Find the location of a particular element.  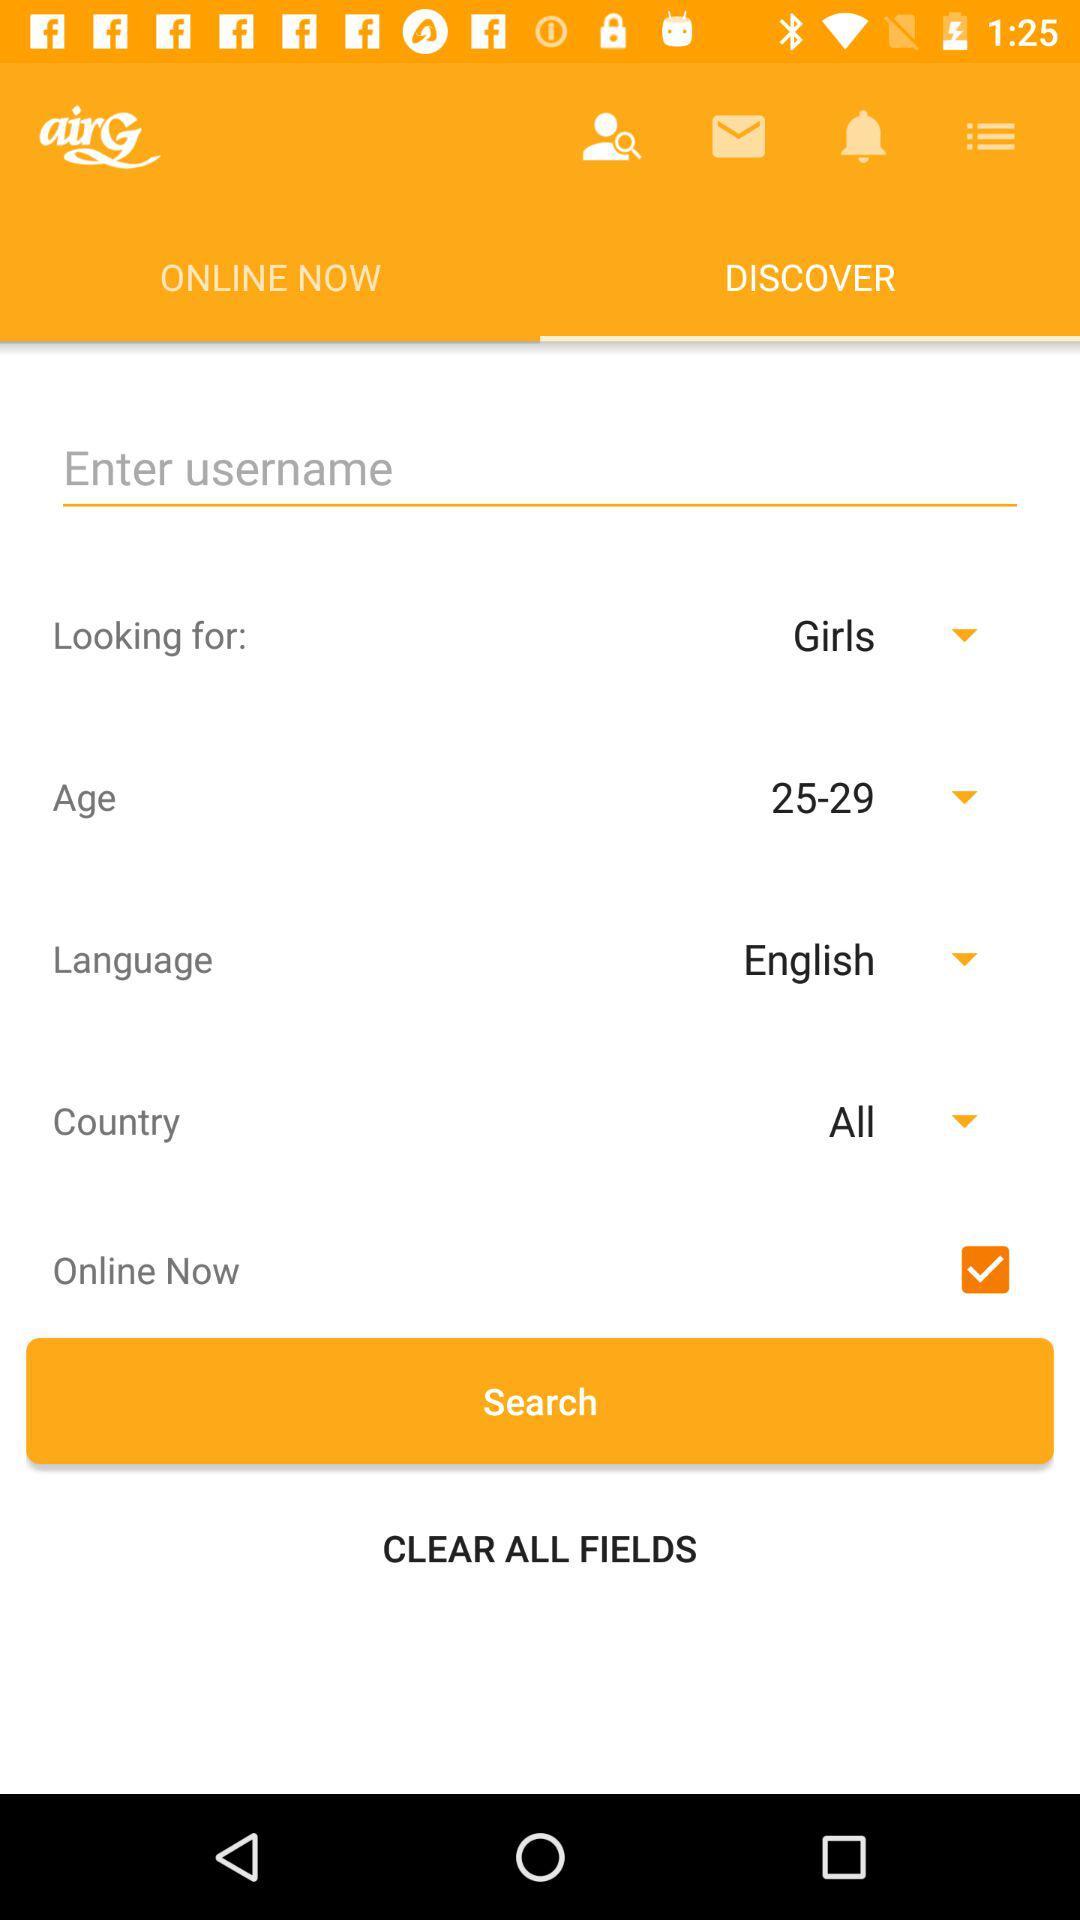

input username is located at coordinates (540, 466).